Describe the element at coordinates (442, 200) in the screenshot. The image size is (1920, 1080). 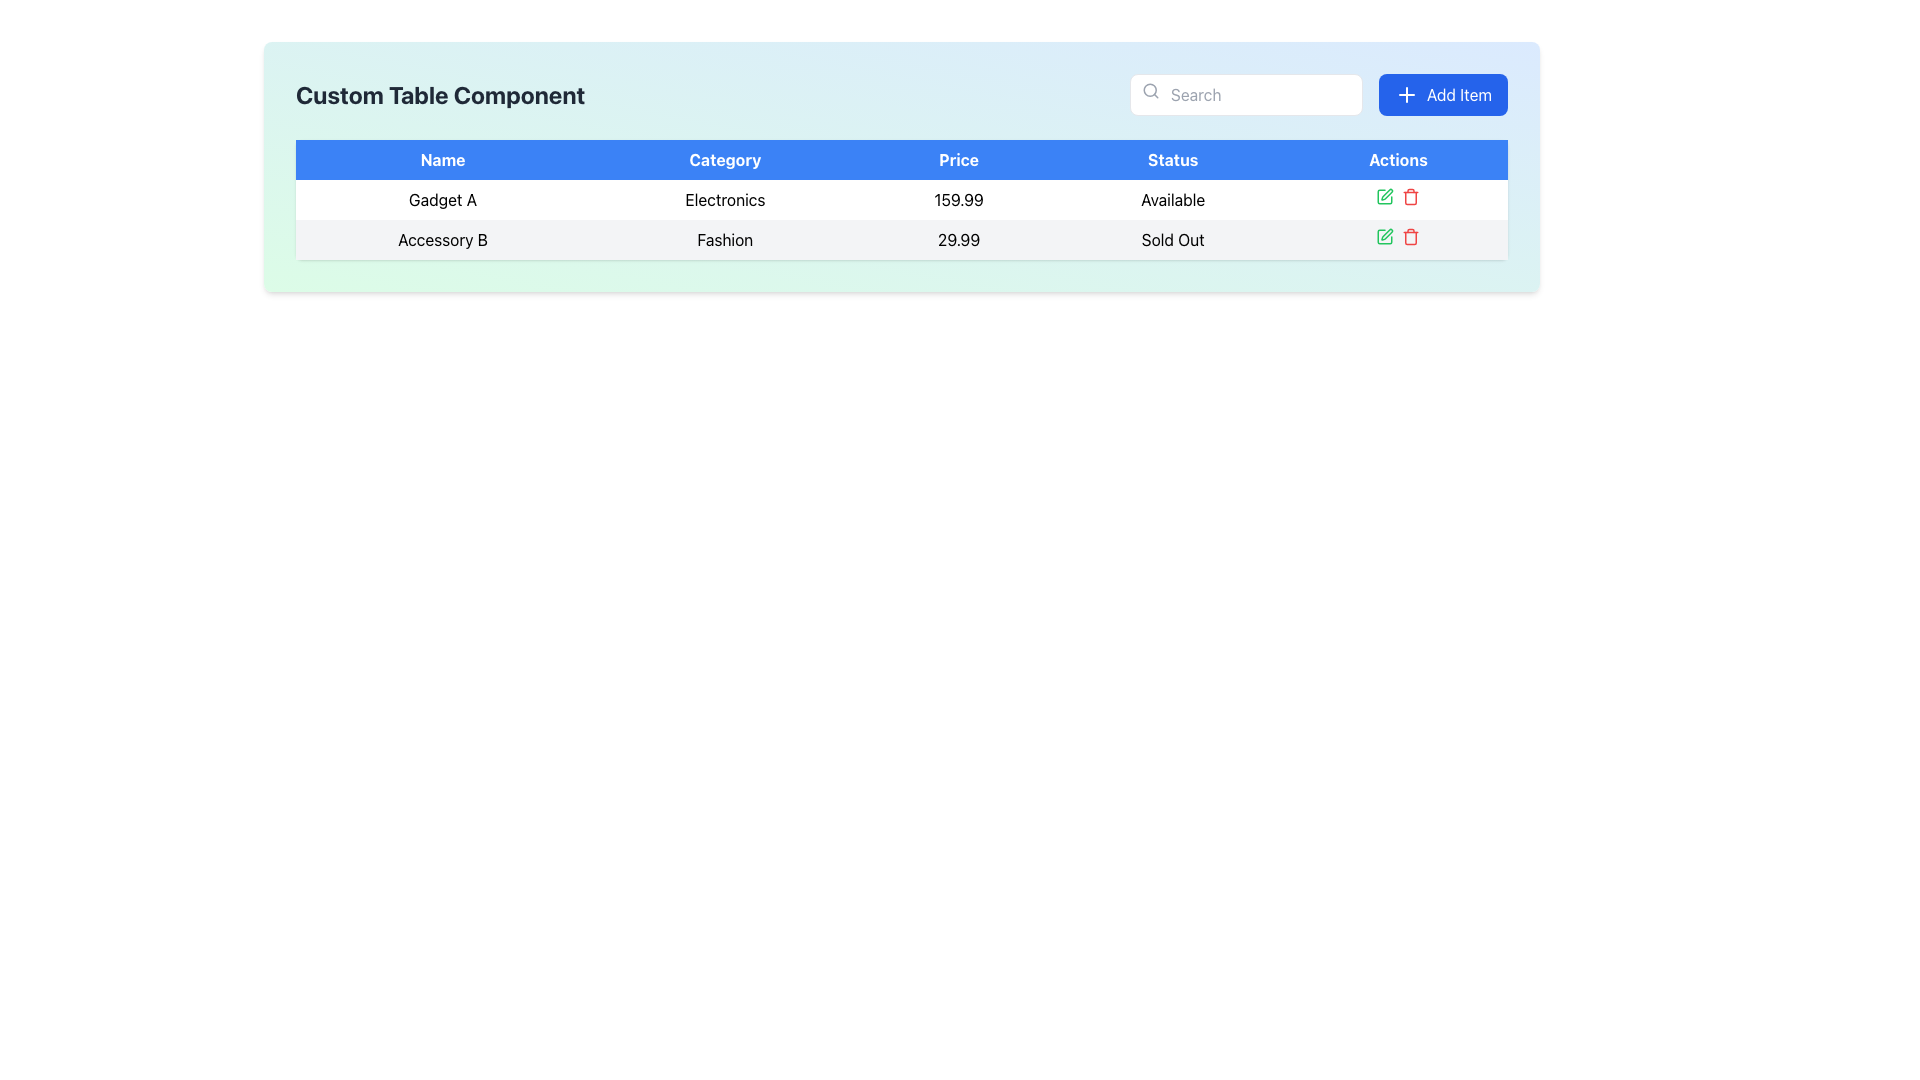
I see `the text label displaying 'Gadget A' in black, located in the first column of the first data row of the table` at that location.